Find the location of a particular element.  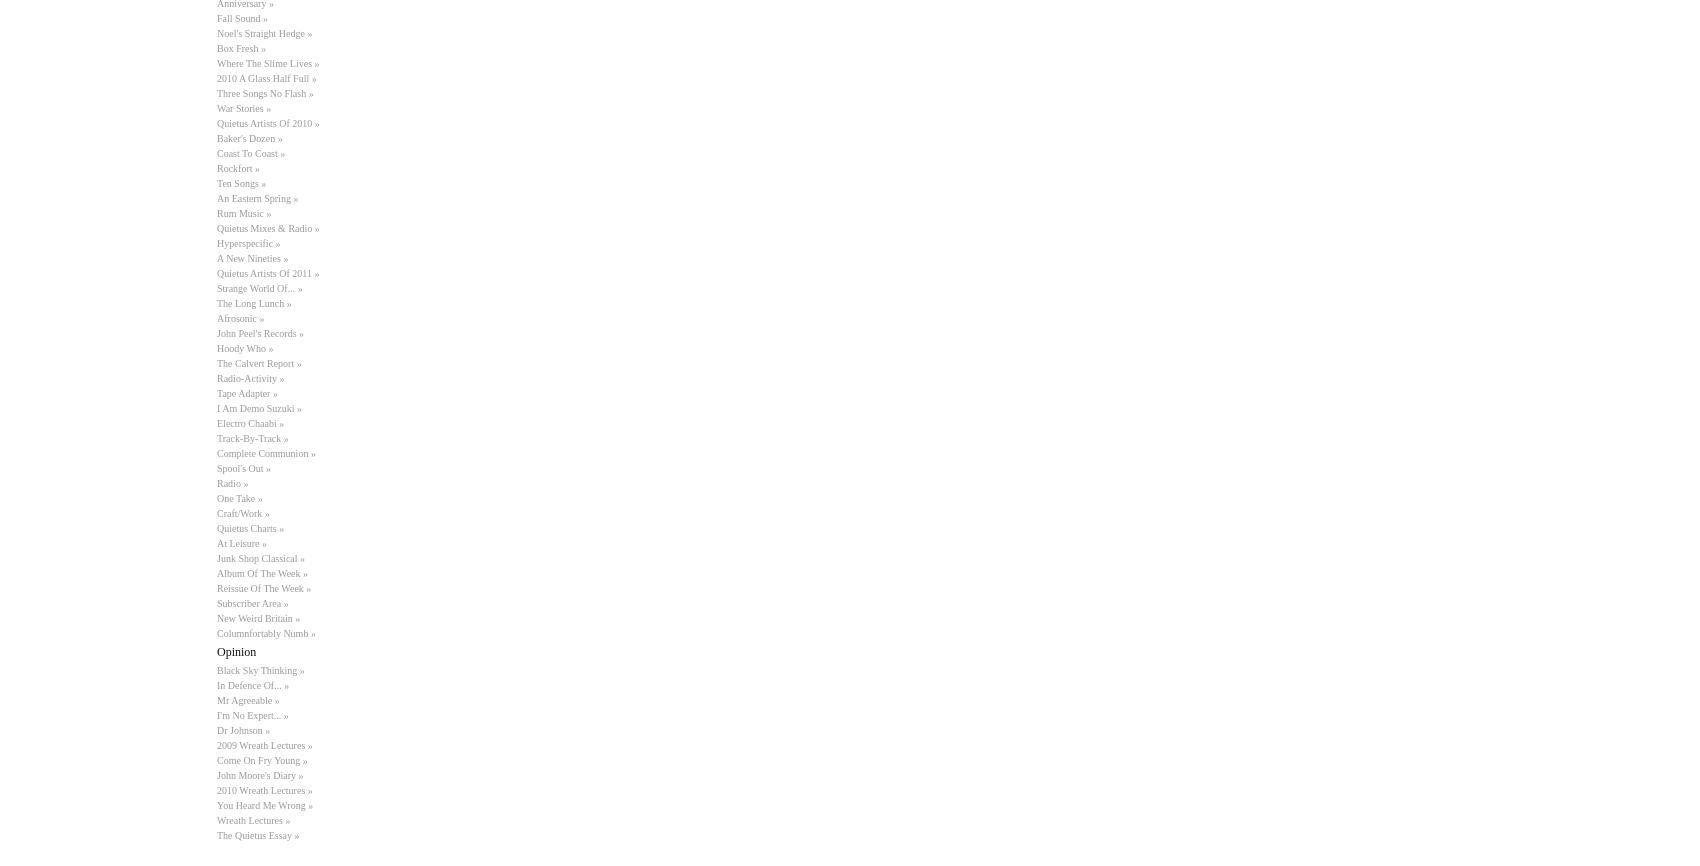

'Quietus Charts »' is located at coordinates (250, 528).